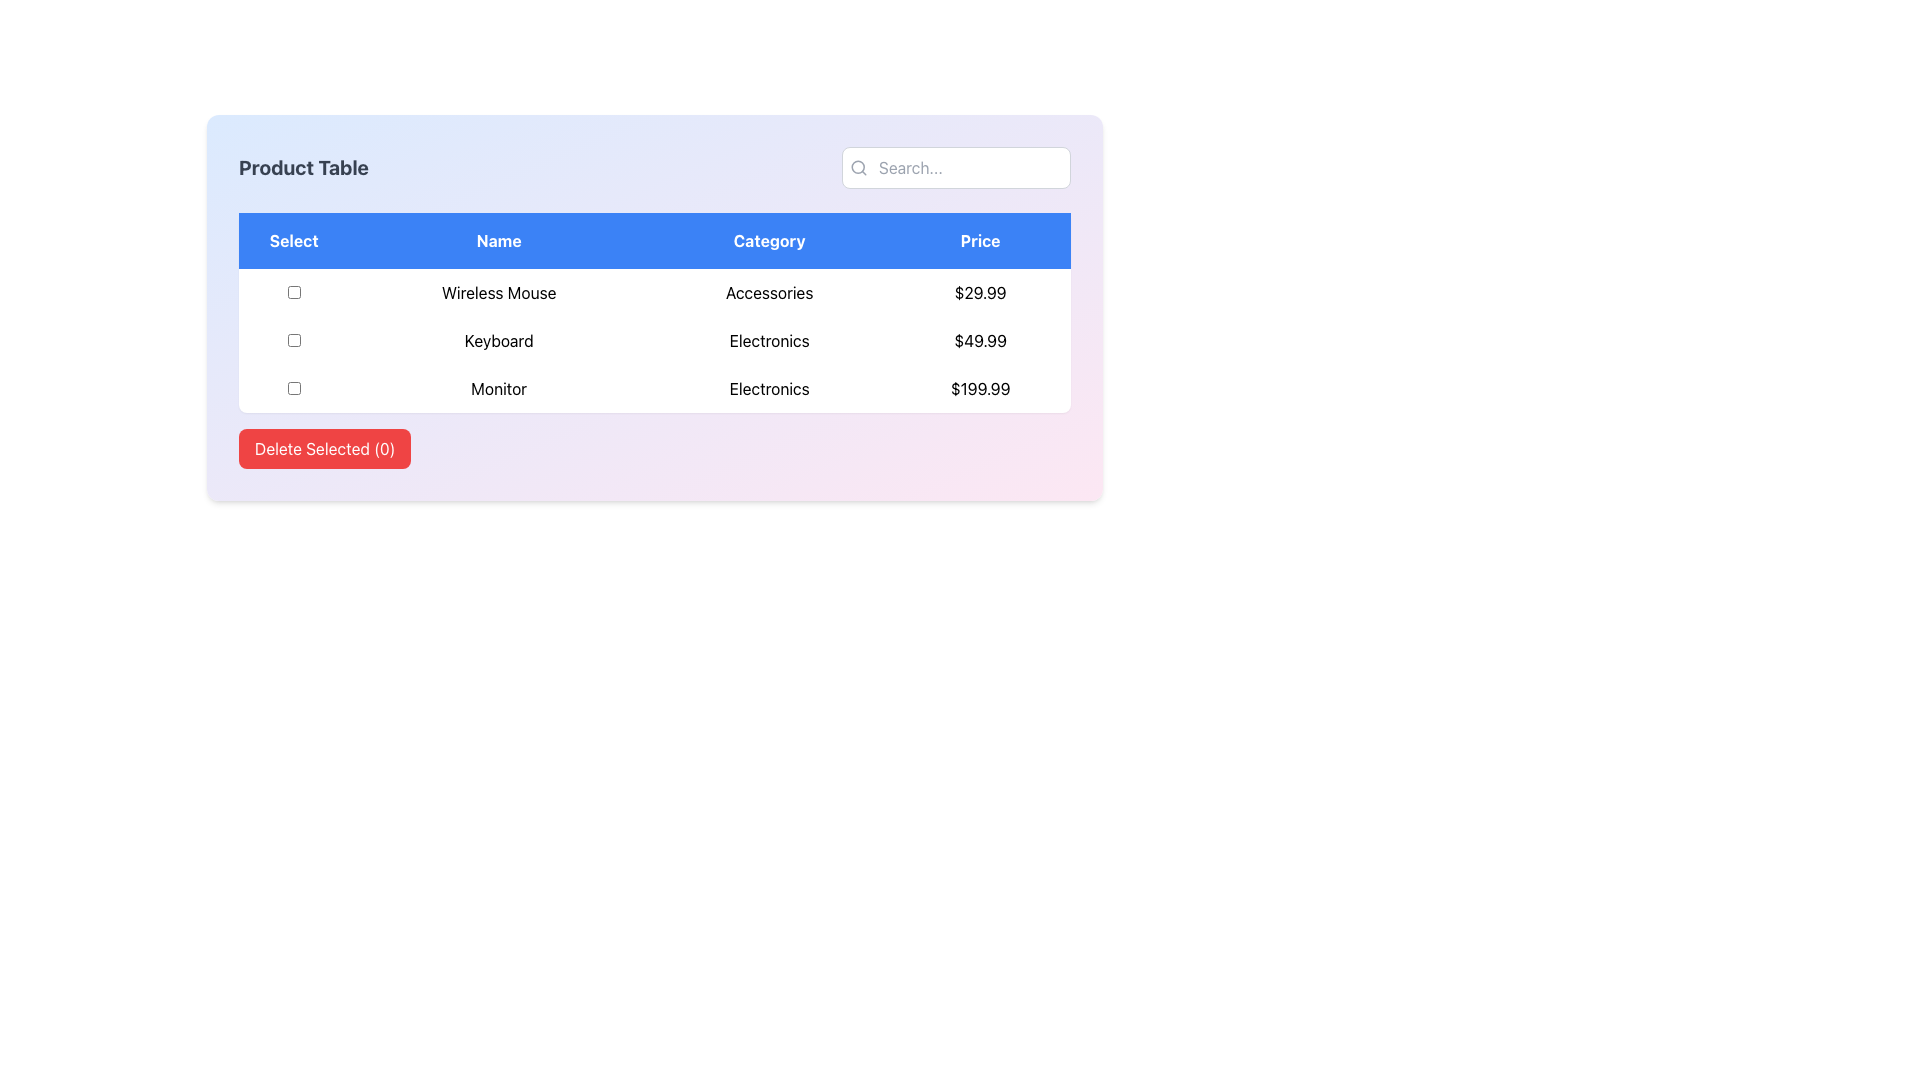 This screenshot has width=1920, height=1080. What do you see at coordinates (768, 389) in the screenshot?
I see `text from the Text Label located in the third row of the 'Category' column within the table layout` at bounding box center [768, 389].